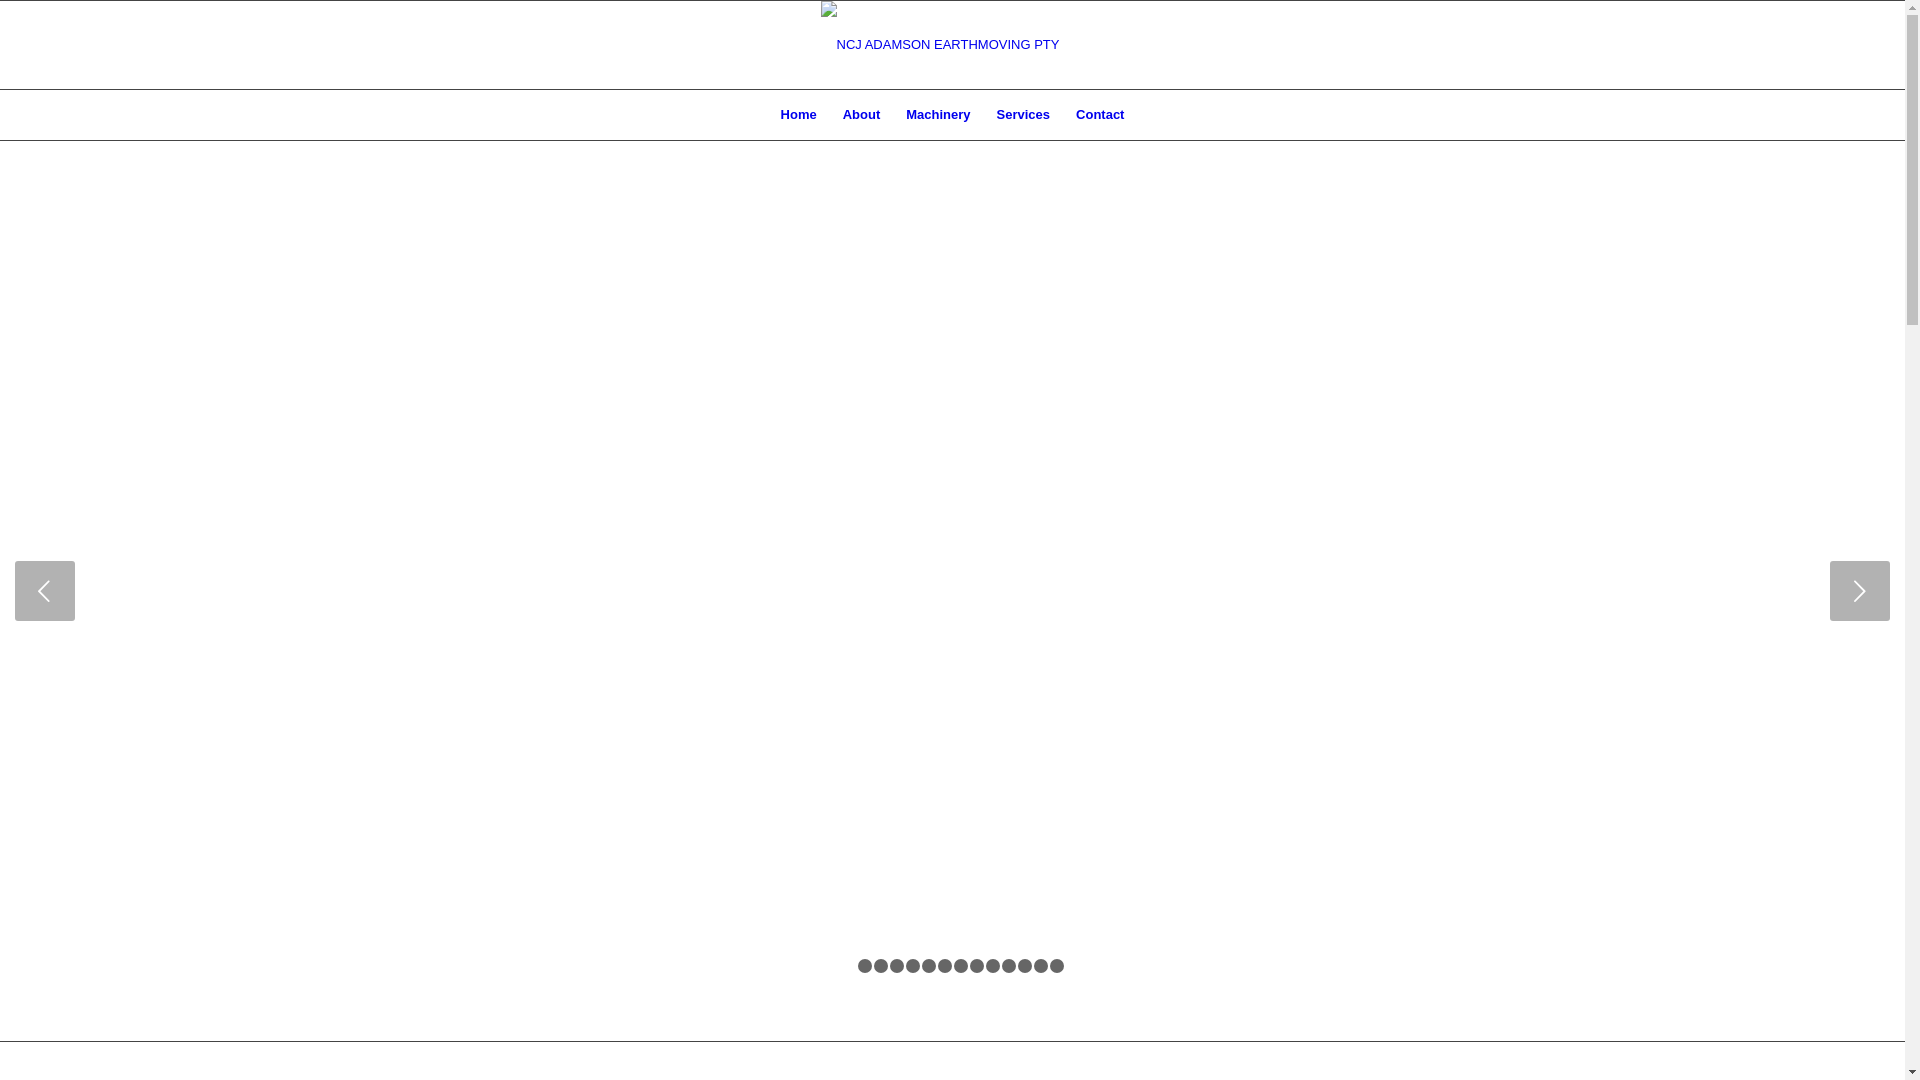 This screenshot has width=1920, height=1080. What do you see at coordinates (896, 964) in the screenshot?
I see `'4'` at bounding box center [896, 964].